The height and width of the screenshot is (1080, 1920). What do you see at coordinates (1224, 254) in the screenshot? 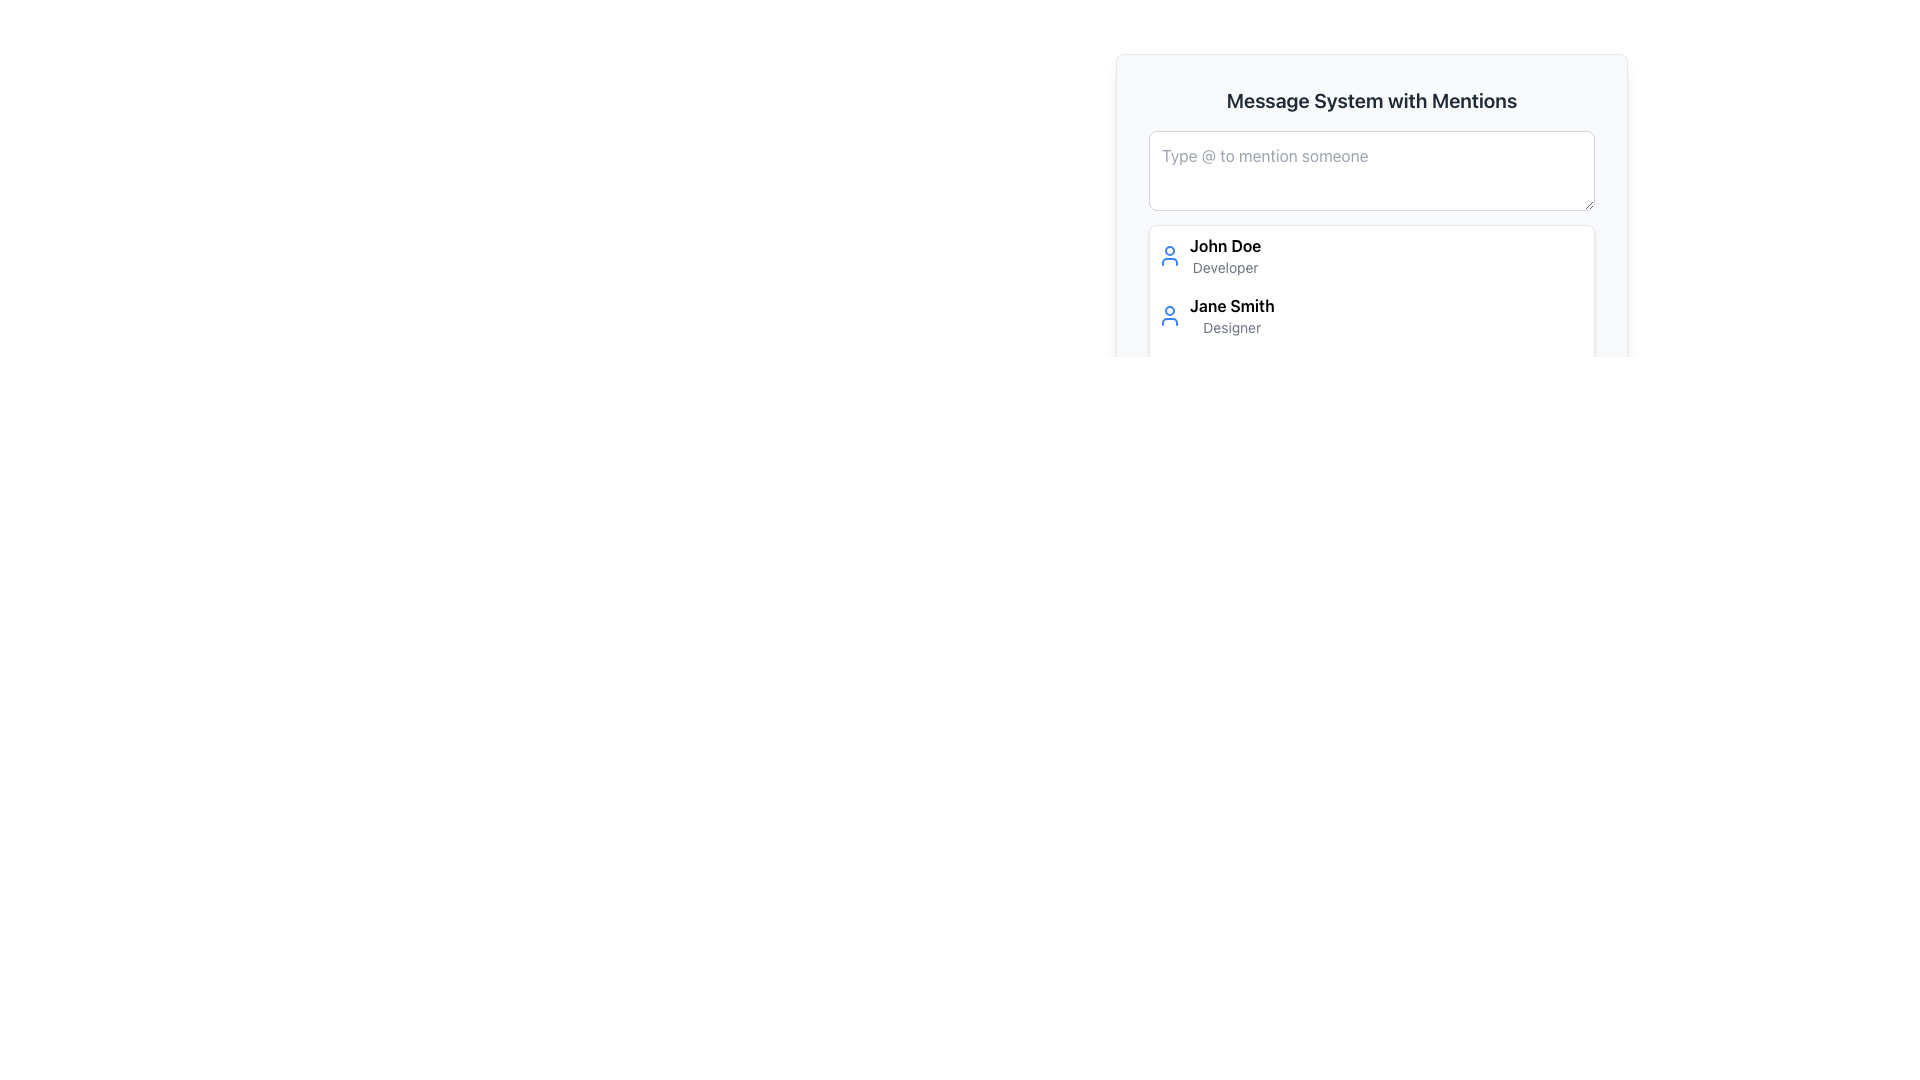
I see `contents of the text display element showing 'John Doe' and 'Developer' in a dropdown user list, positioned above 'Jane Smith Designer'` at bounding box center [1224, 254].